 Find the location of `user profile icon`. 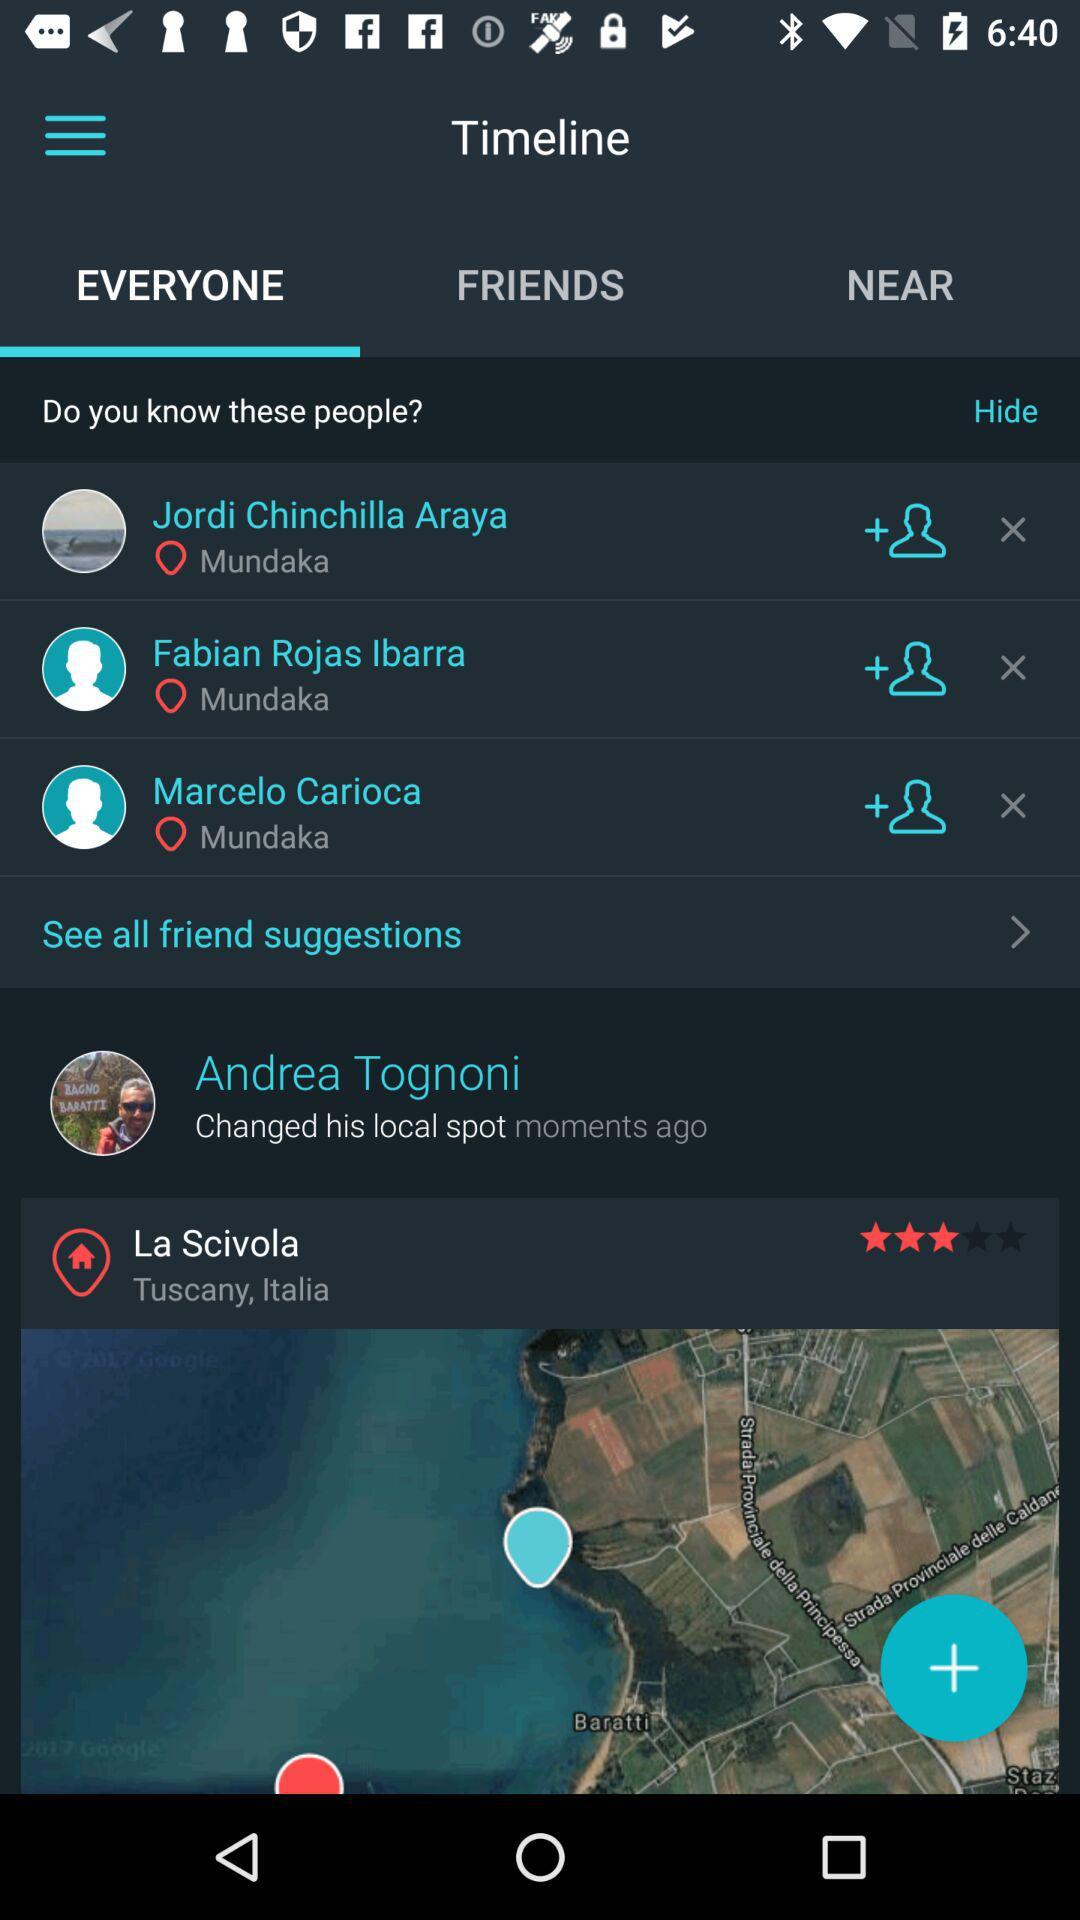

user profile icon is located at coordinates (83, 806).